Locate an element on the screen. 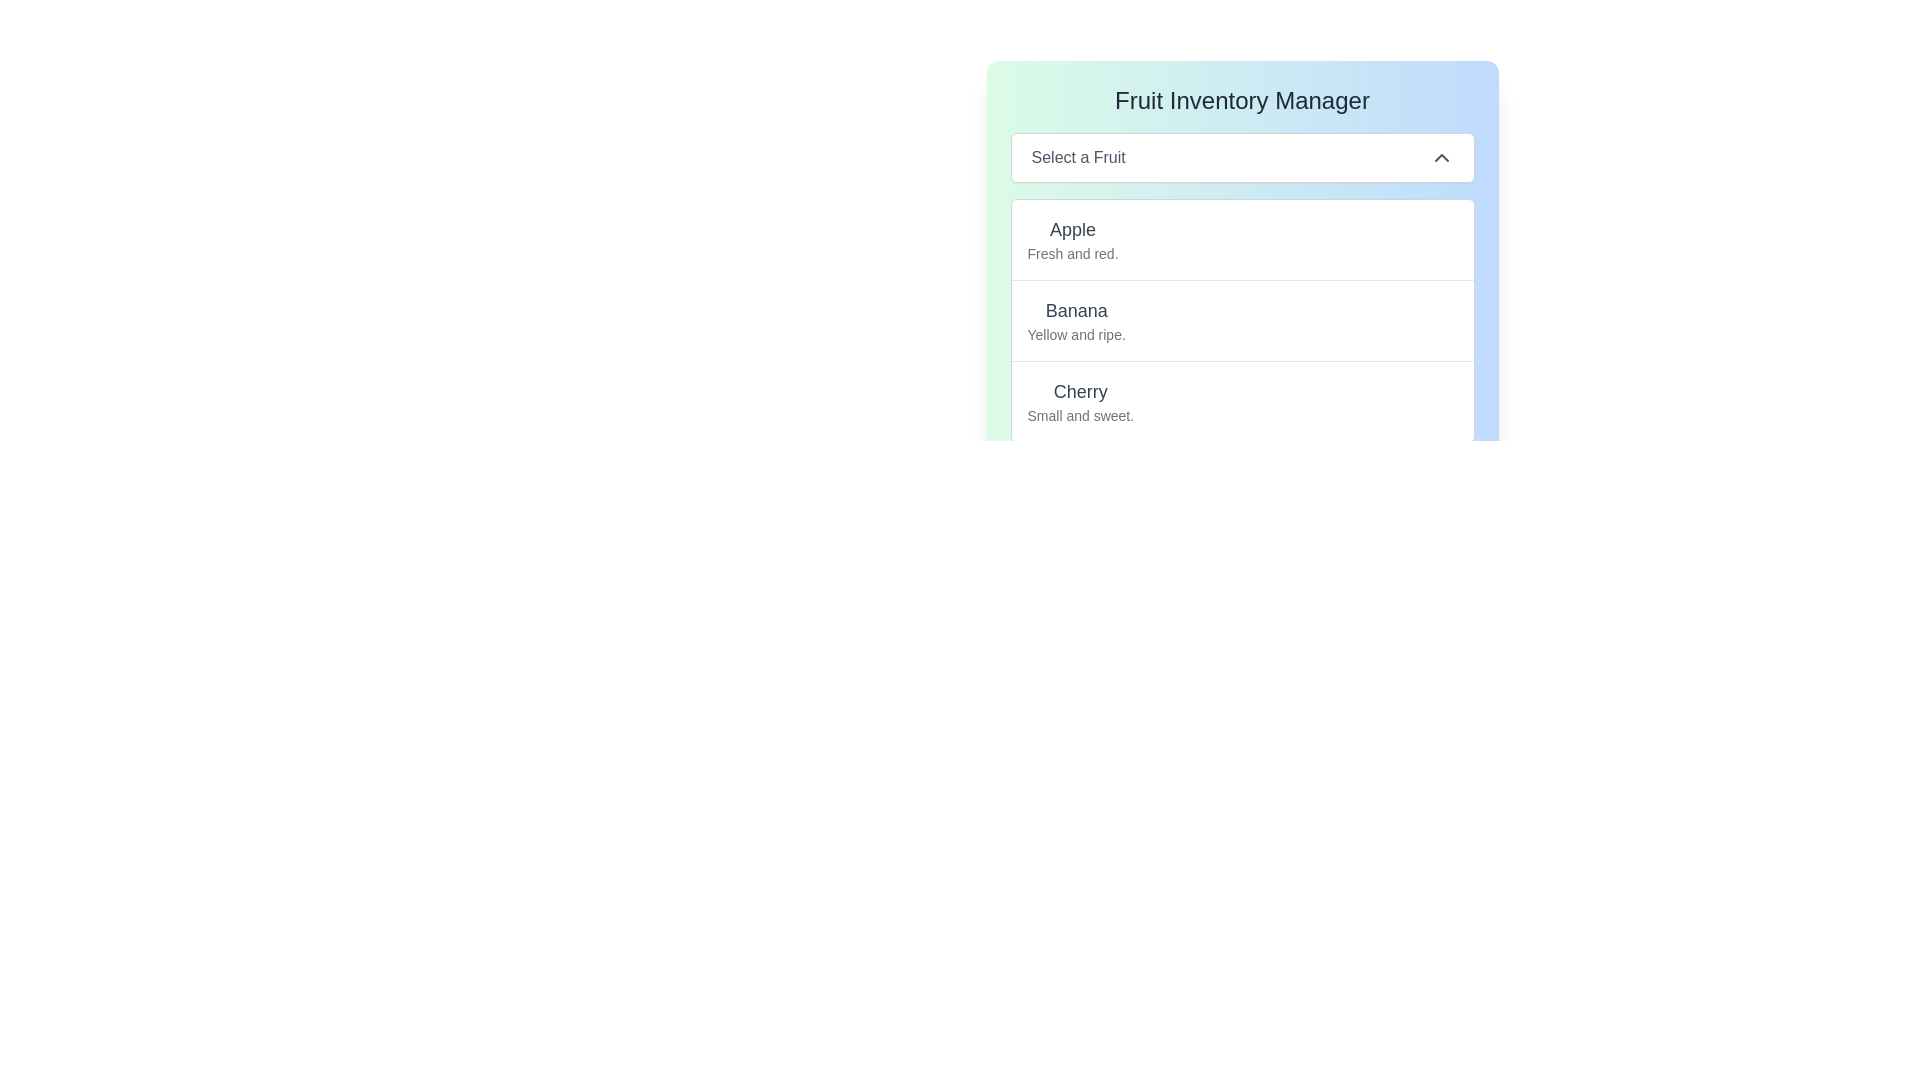 The width and height of the screenshot is (1920, 1080). the text-based UI element containing 'Apple' in bold above 'Fresh and red.' This element is the first item in the list of fruit descriptions, located below the heading 'Select a Fruit.' is located at coordinates (1241, 238).